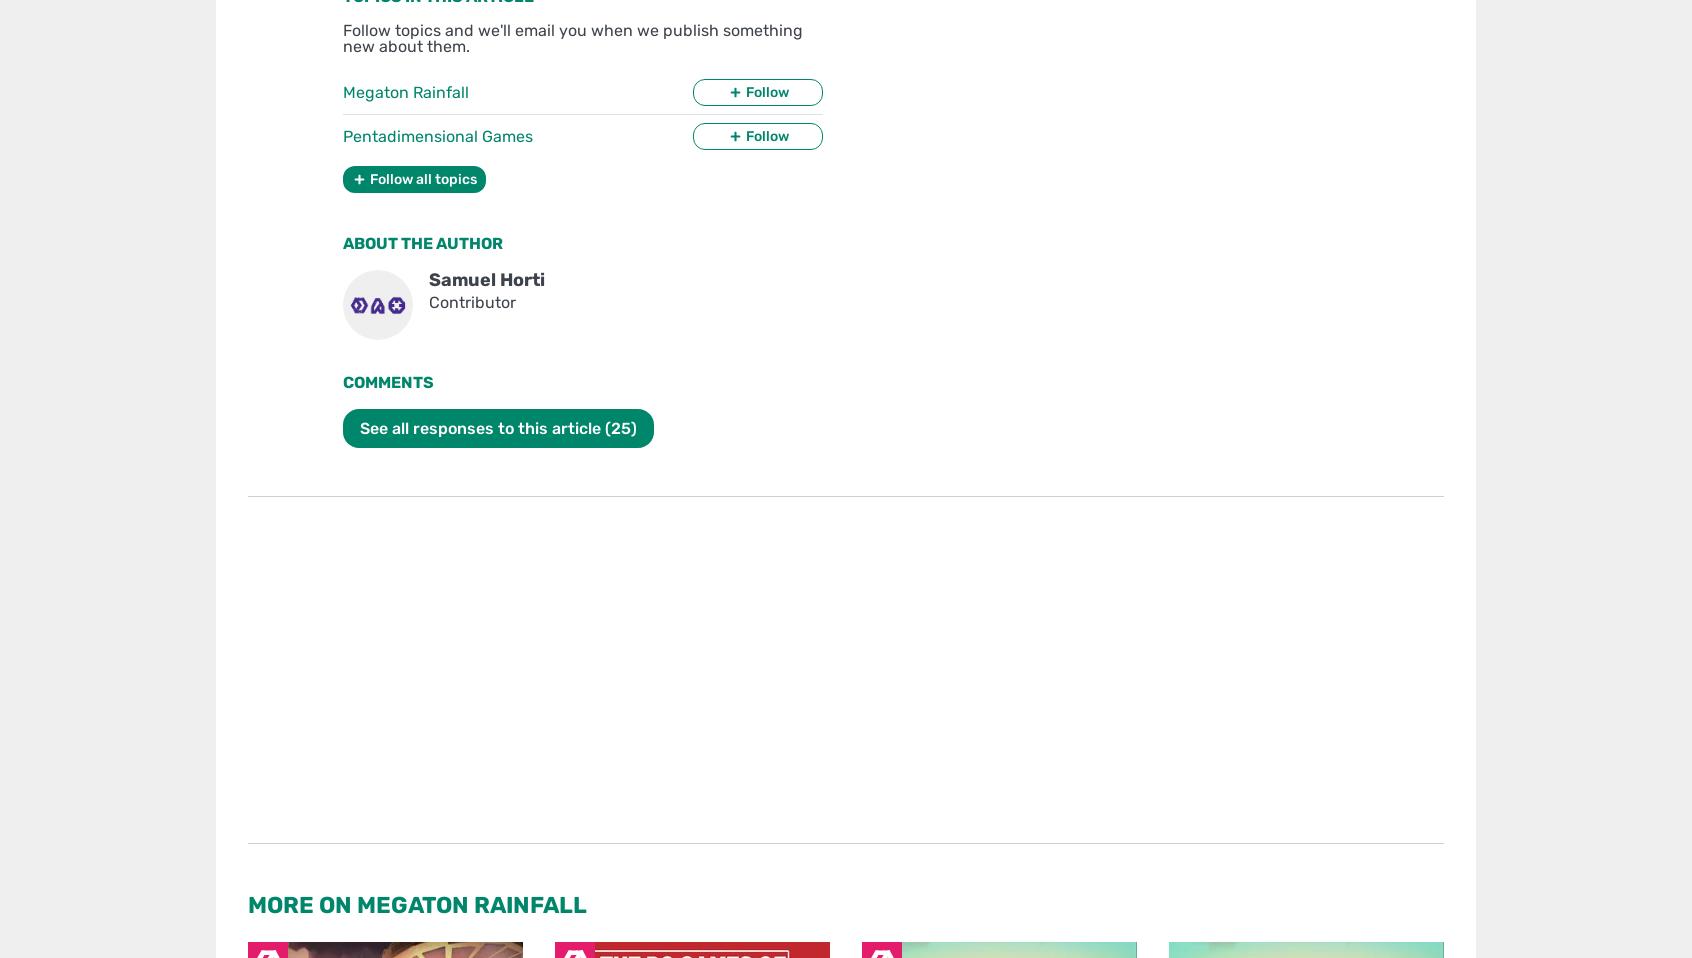 Image resolution: width=1692 pixels, height=958 pixels. What do you see at coordinates (406, 91) in the screenshot?
I see `'Megaton Rainfall'` at bounding box center [406, 91].